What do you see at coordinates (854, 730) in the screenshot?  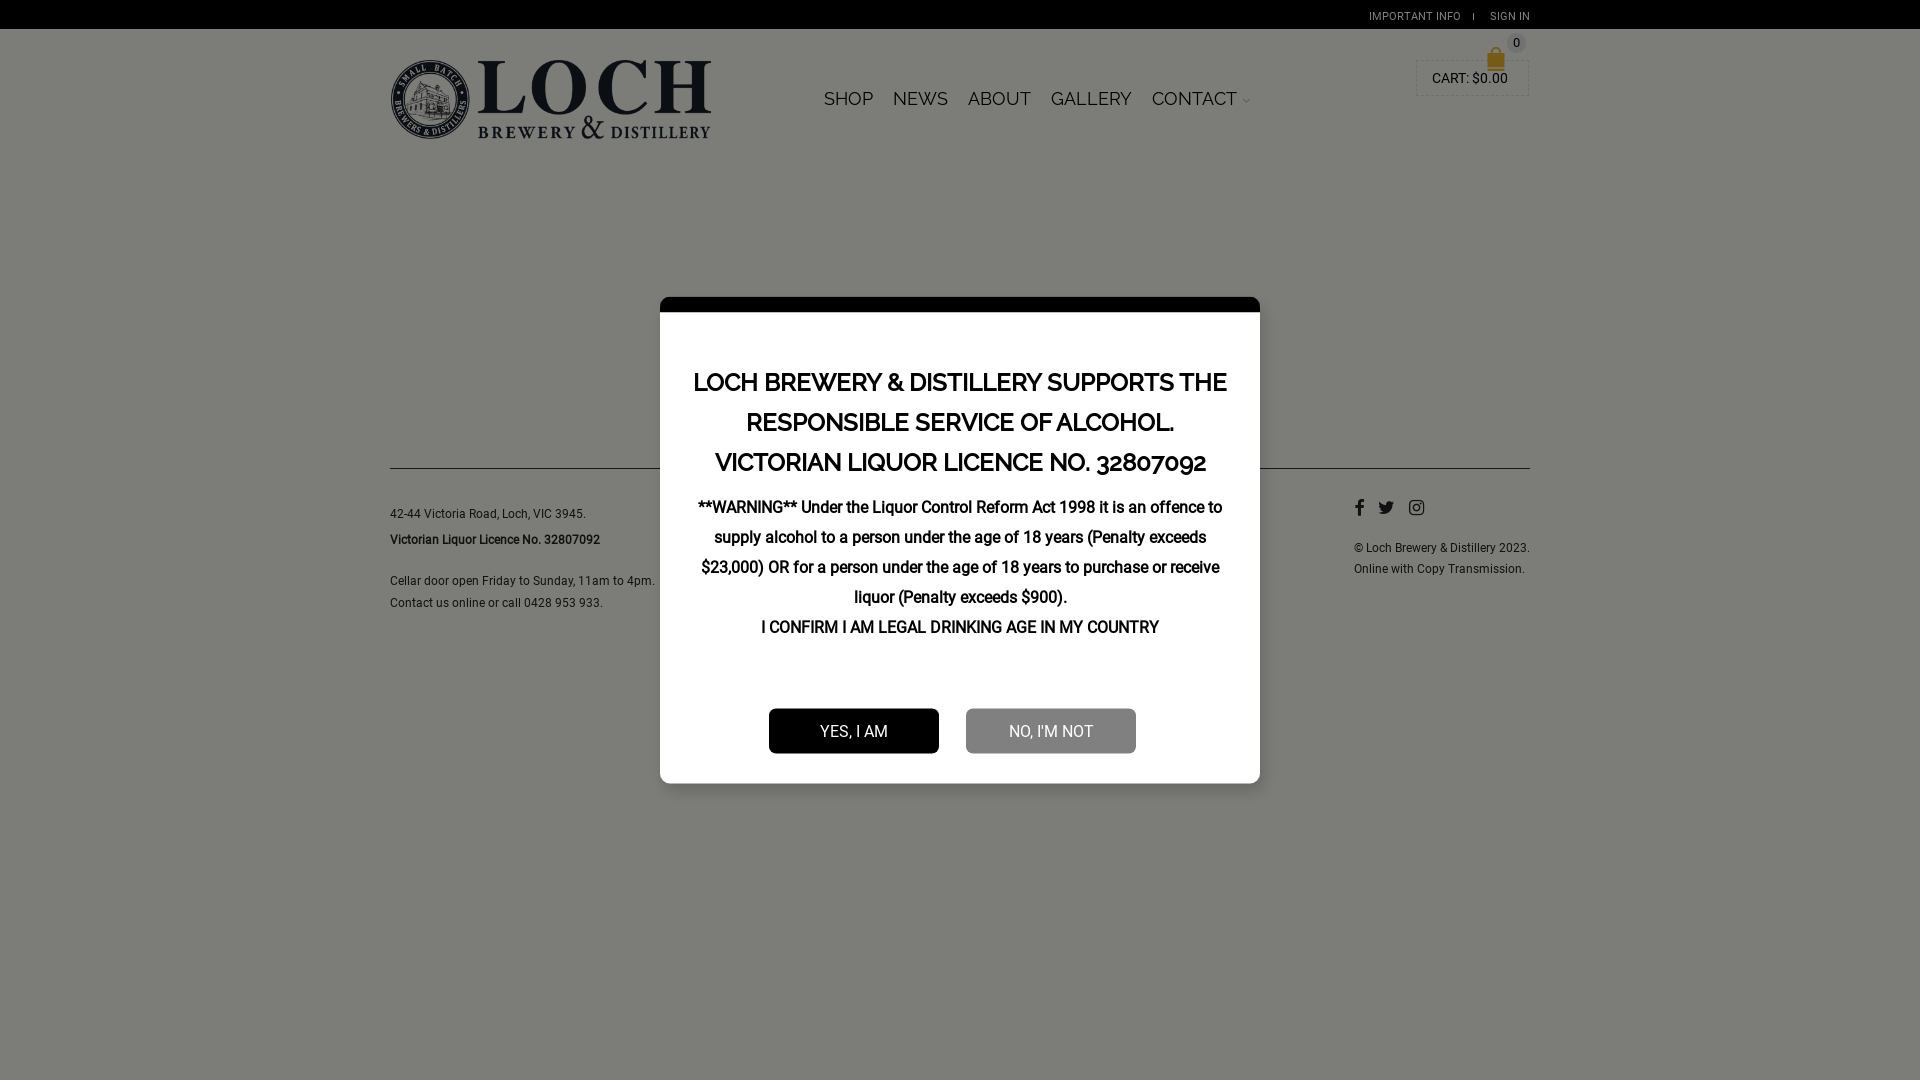 I see `'YES, I AM'` at bounding box center [854, 730].